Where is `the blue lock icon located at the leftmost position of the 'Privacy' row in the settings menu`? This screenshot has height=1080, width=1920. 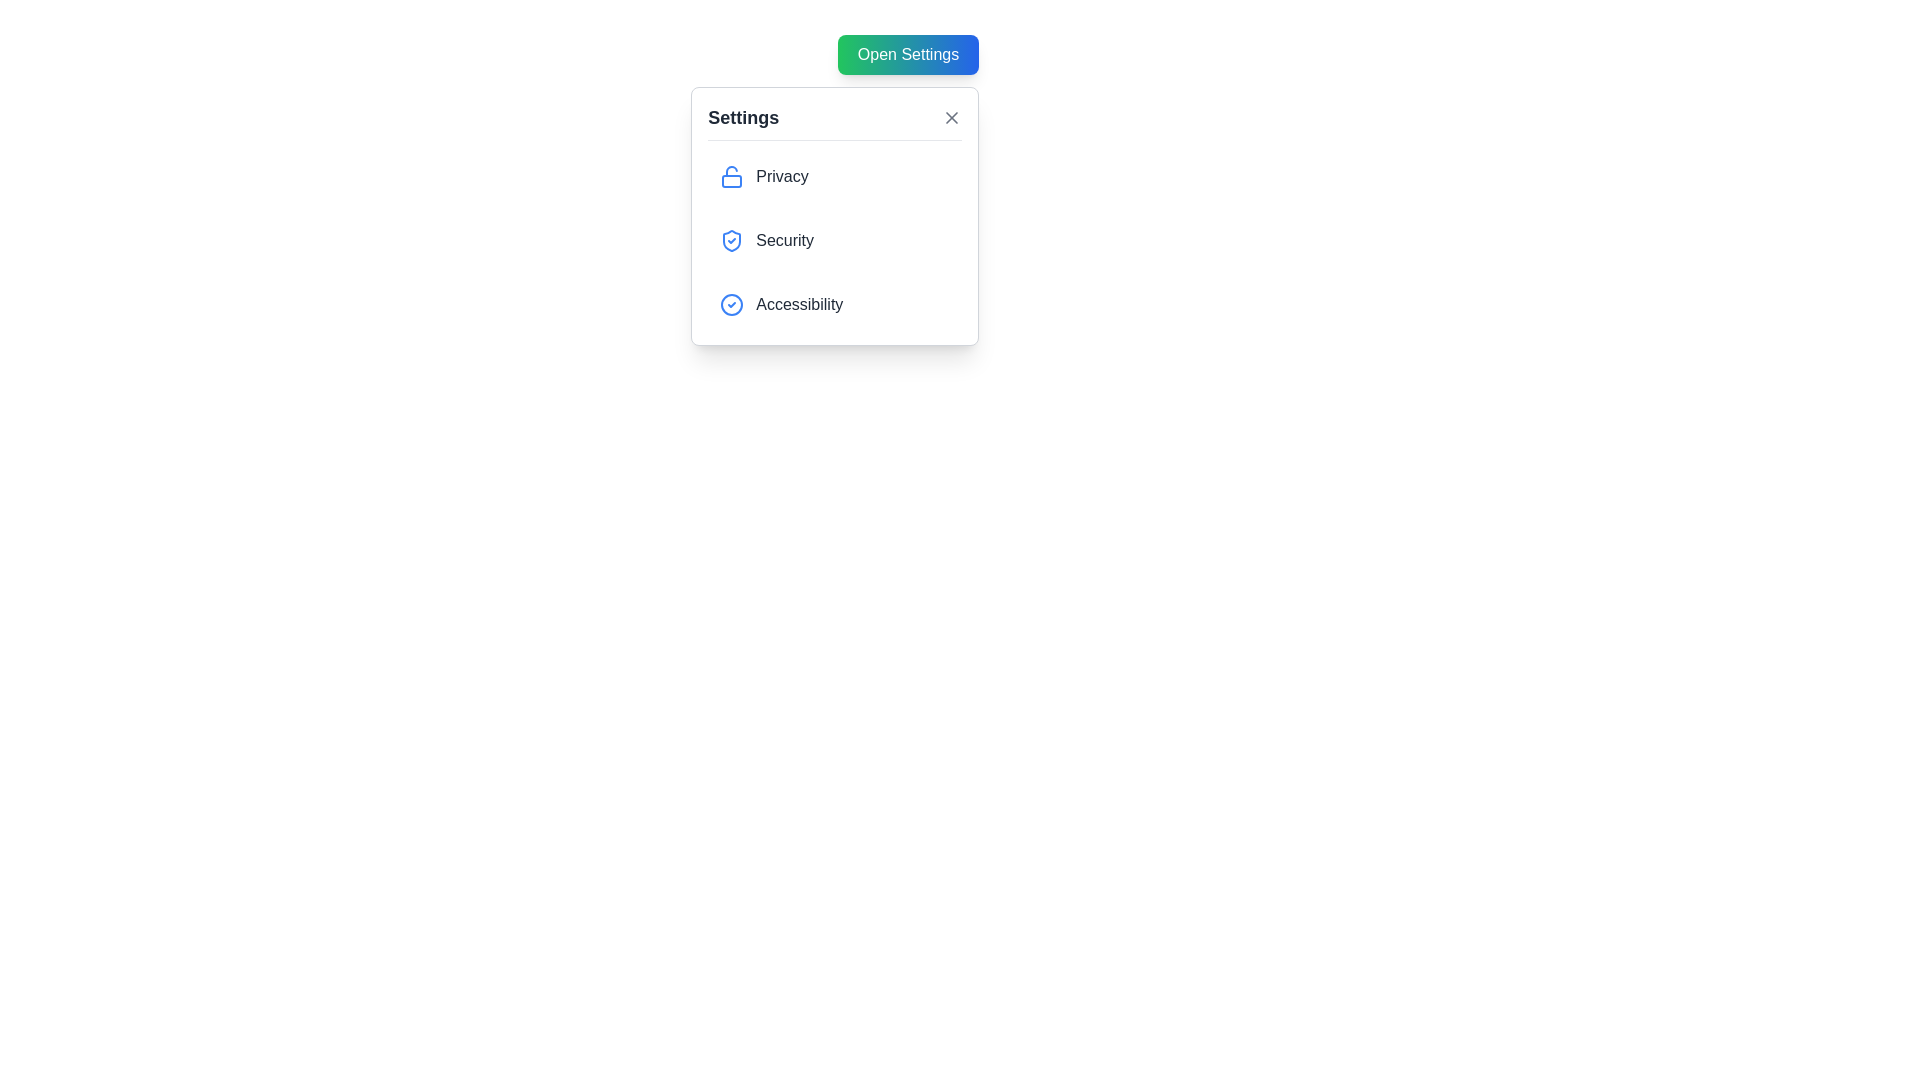
the blue lock icon located at the leftmost position of the 'Privacy' row in the settings menu is located at coordinates (731, 176).